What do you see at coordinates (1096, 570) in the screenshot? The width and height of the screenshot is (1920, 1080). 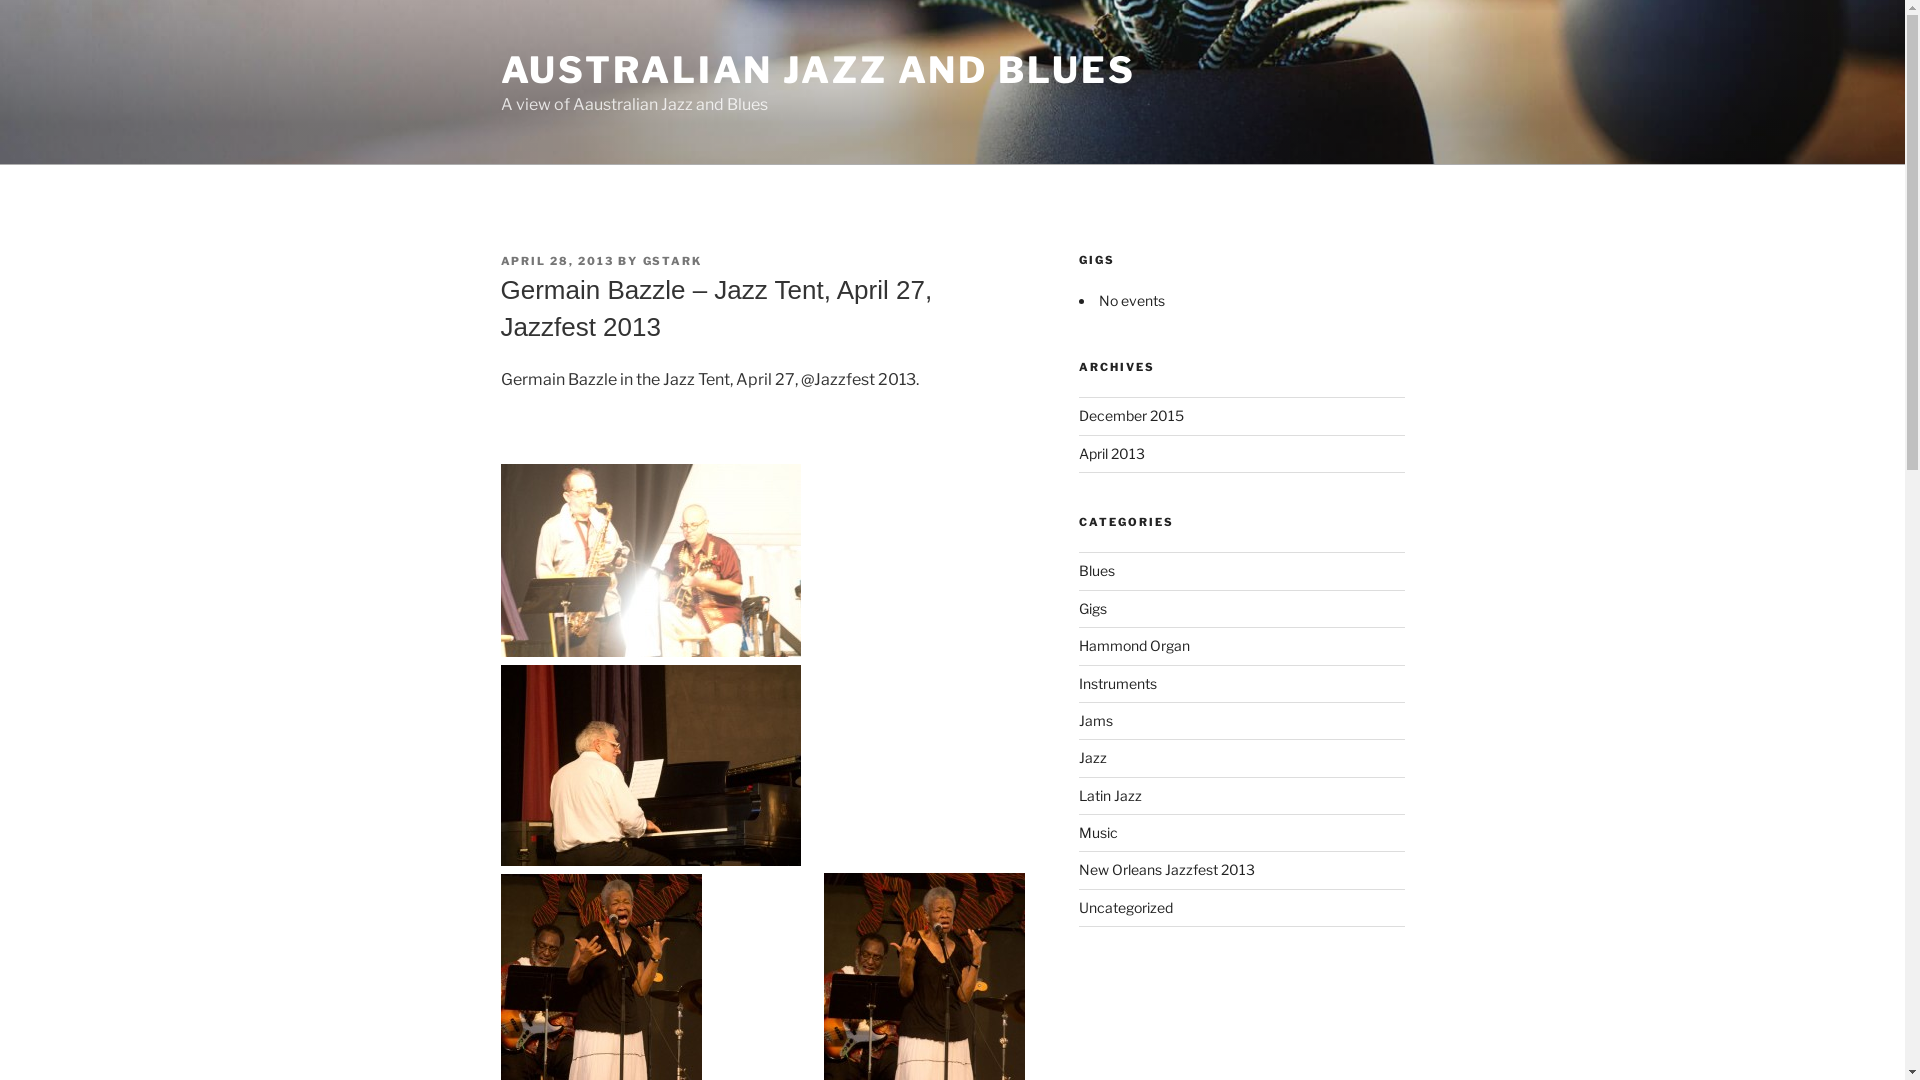 I see `'Blues'` at bounding box center [1096, 570].